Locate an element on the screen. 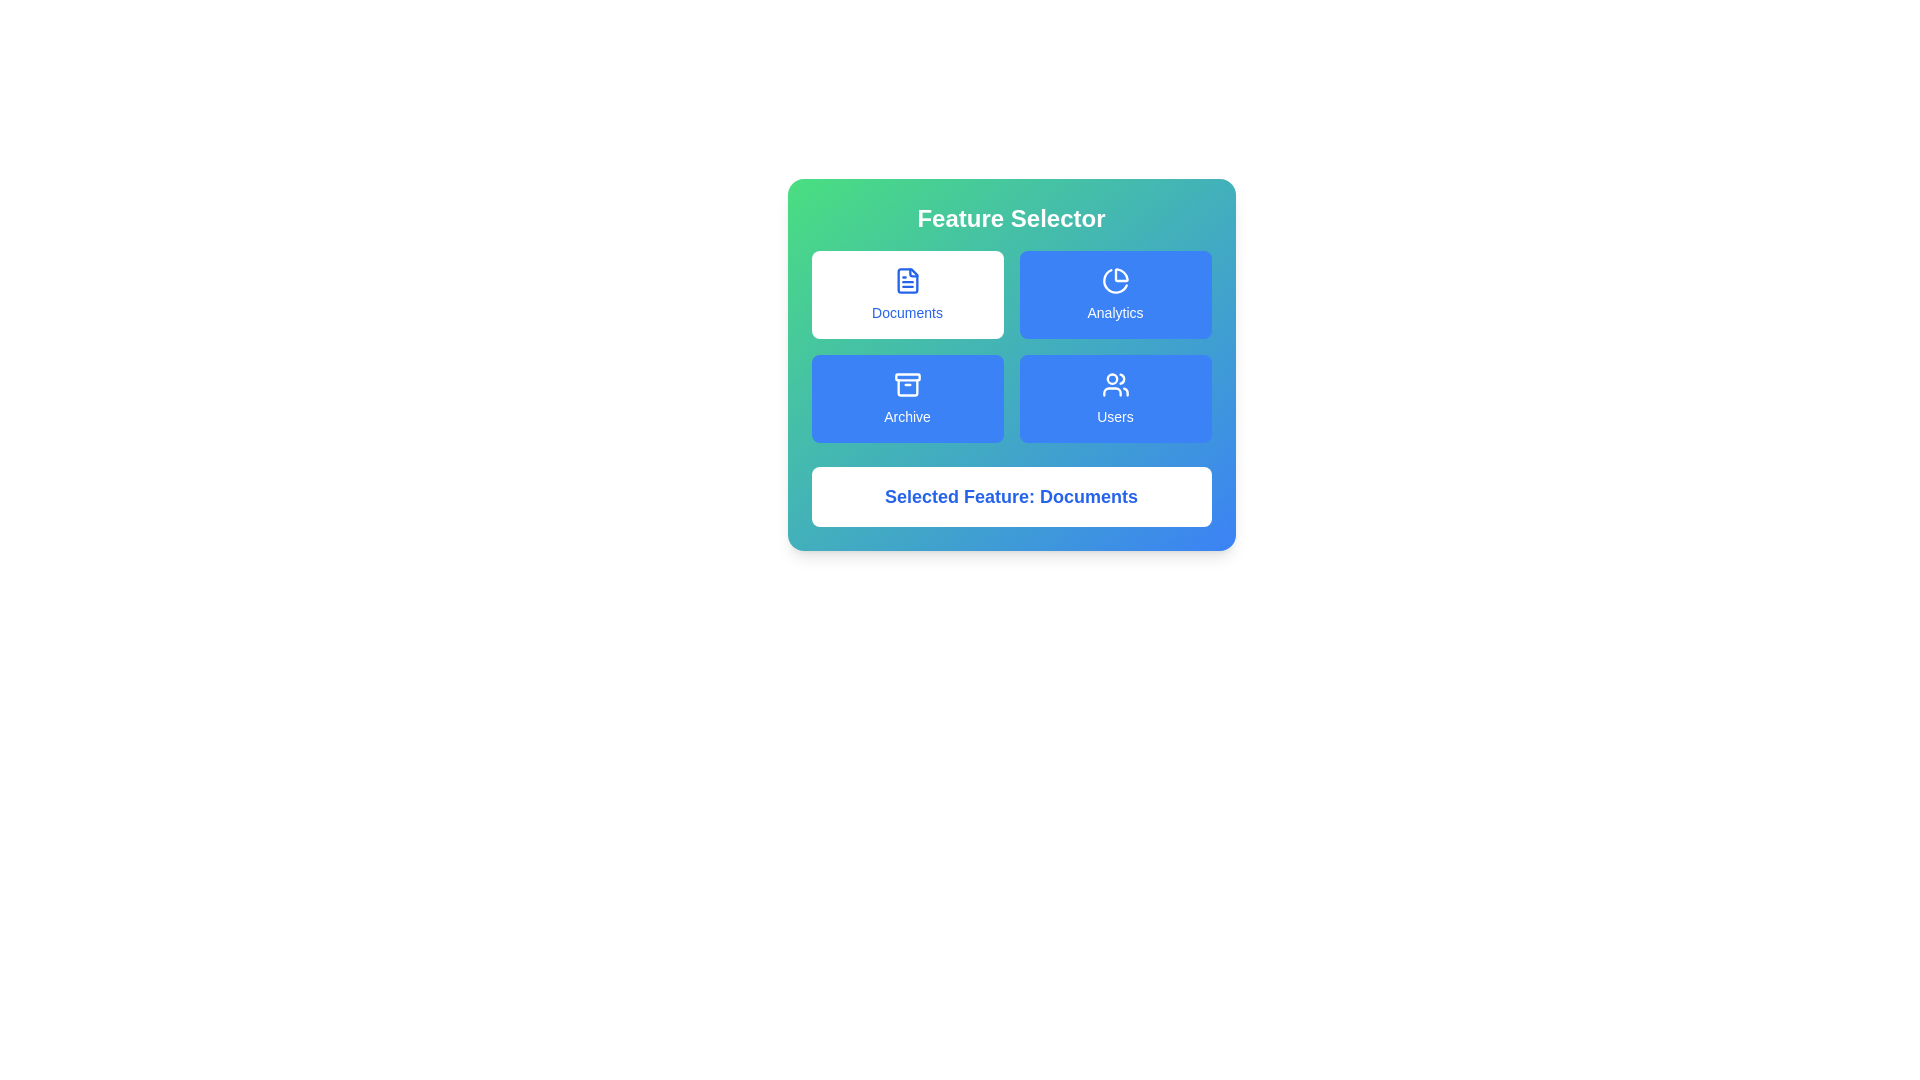  the 'Documents' button located in the top left corner of the grid layout, which features a document outline icon and blue text beneath it is located at coordinates (906, 294).